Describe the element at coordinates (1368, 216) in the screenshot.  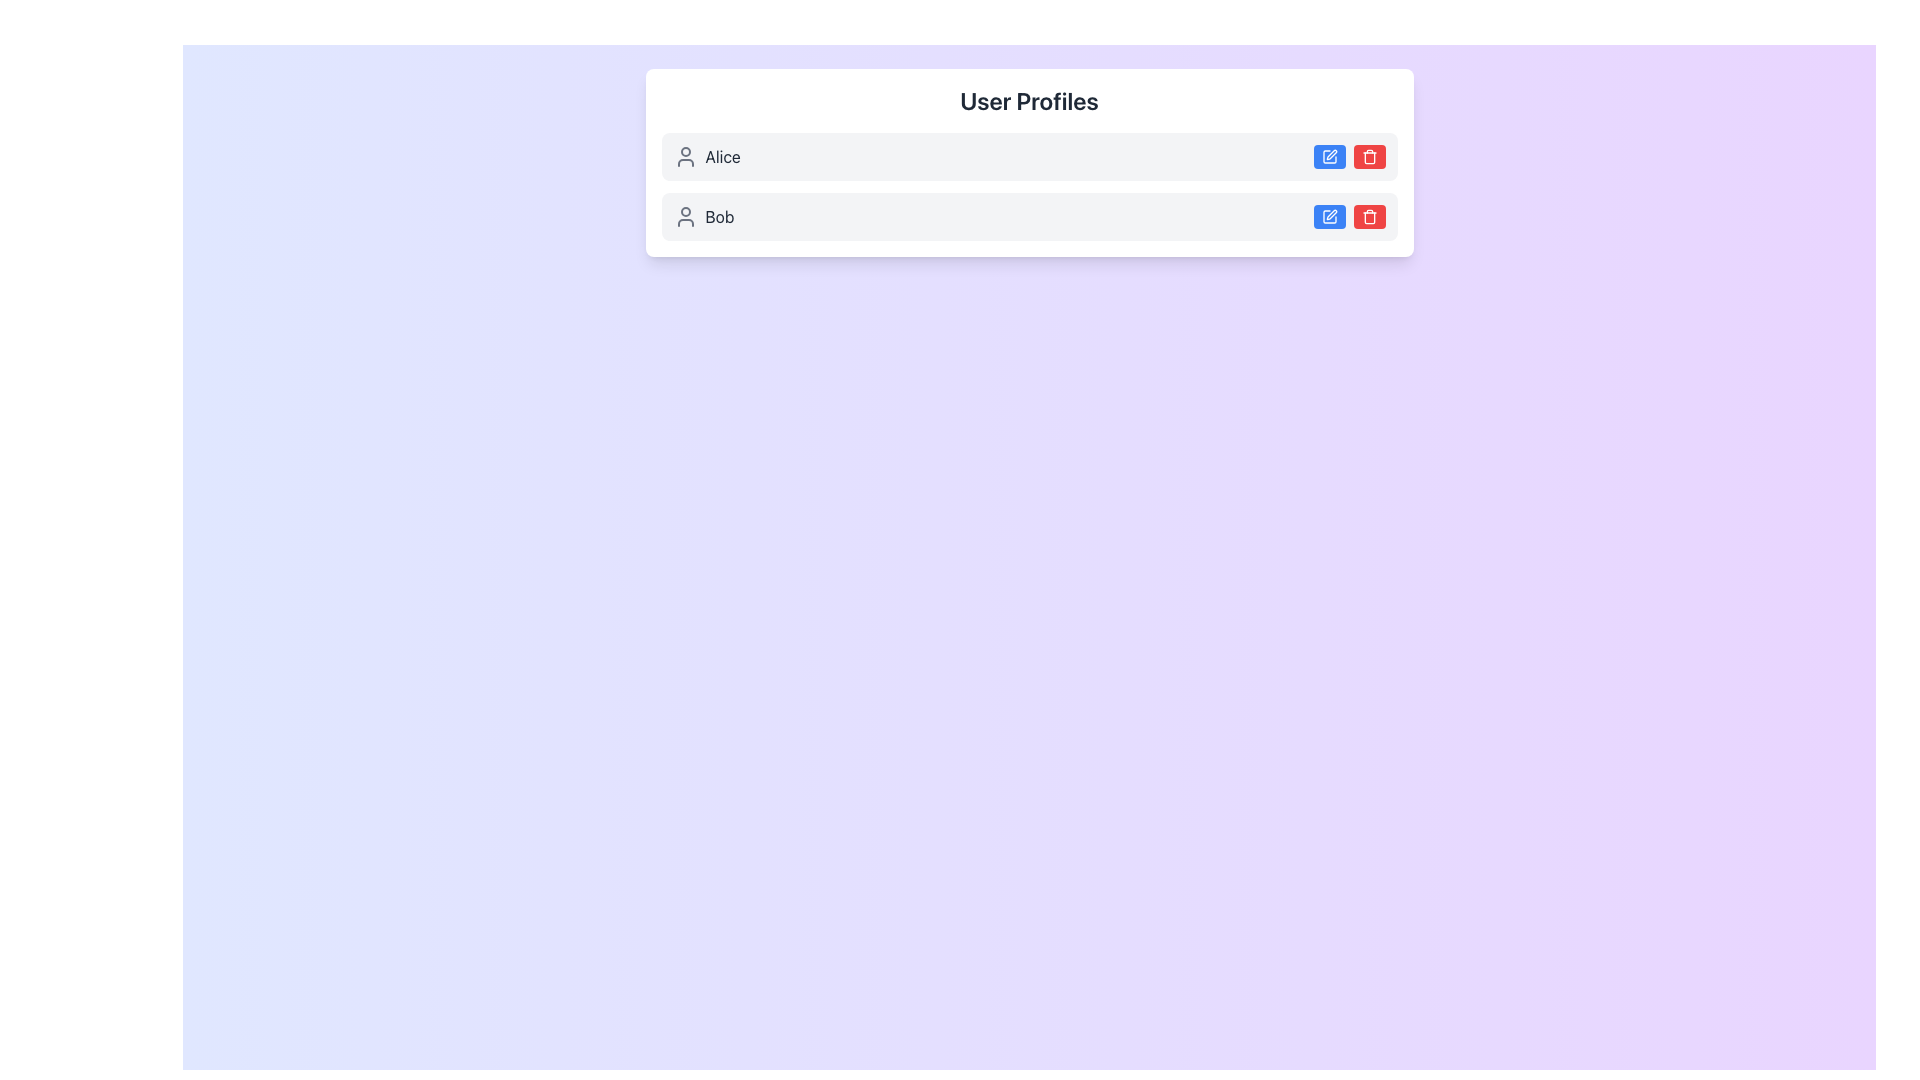
I see `the delete button positioned at the rightmost side of the second row in the user profiles list` at that location.